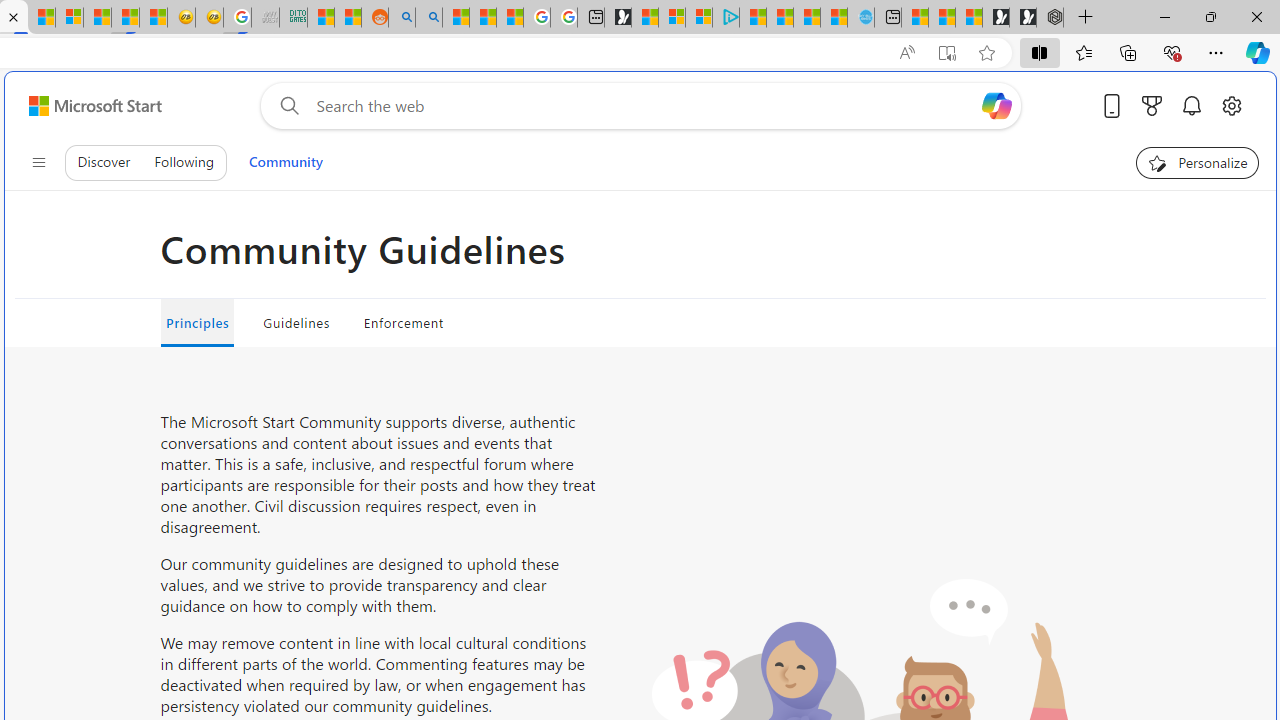 The width and height of the screenshot is (1280, 720). What do you see at coordinates (945, 52) in the screenshot?
I see `'Enter Immersive Reader (F9)'` at bounding box center [945, 52].